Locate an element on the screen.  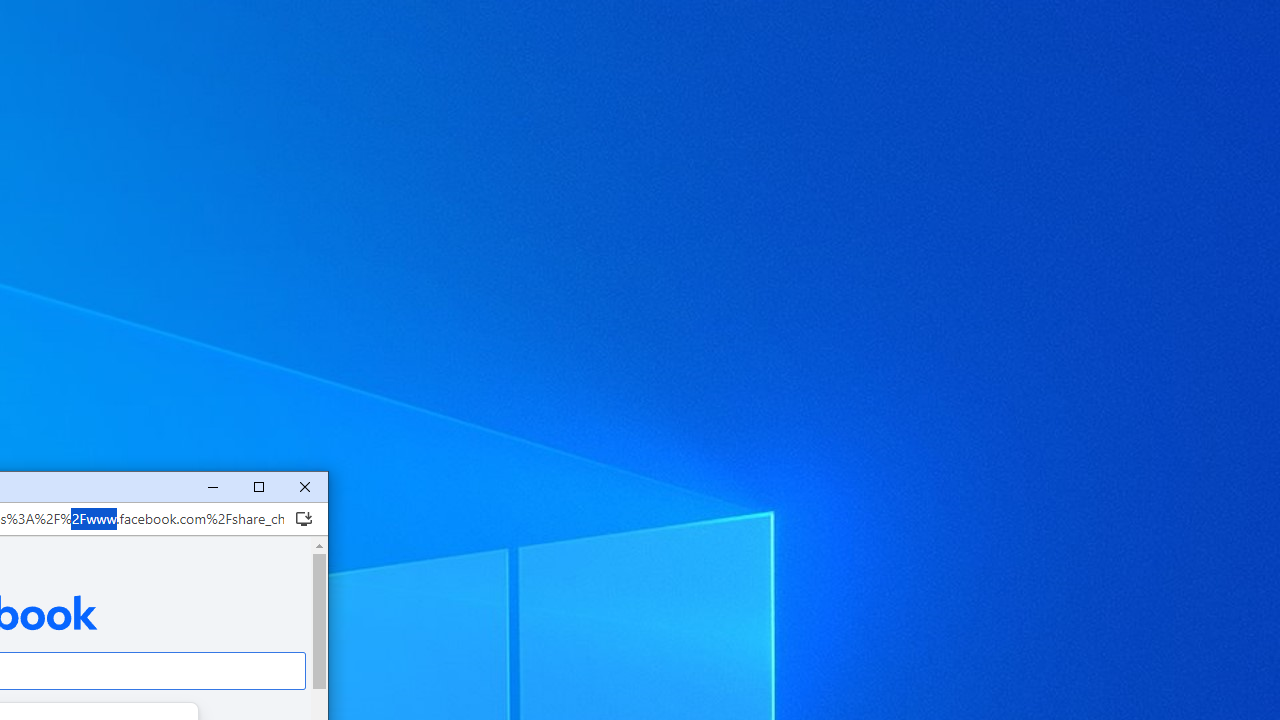
'Maximize' is located at coordinates (257, 487).